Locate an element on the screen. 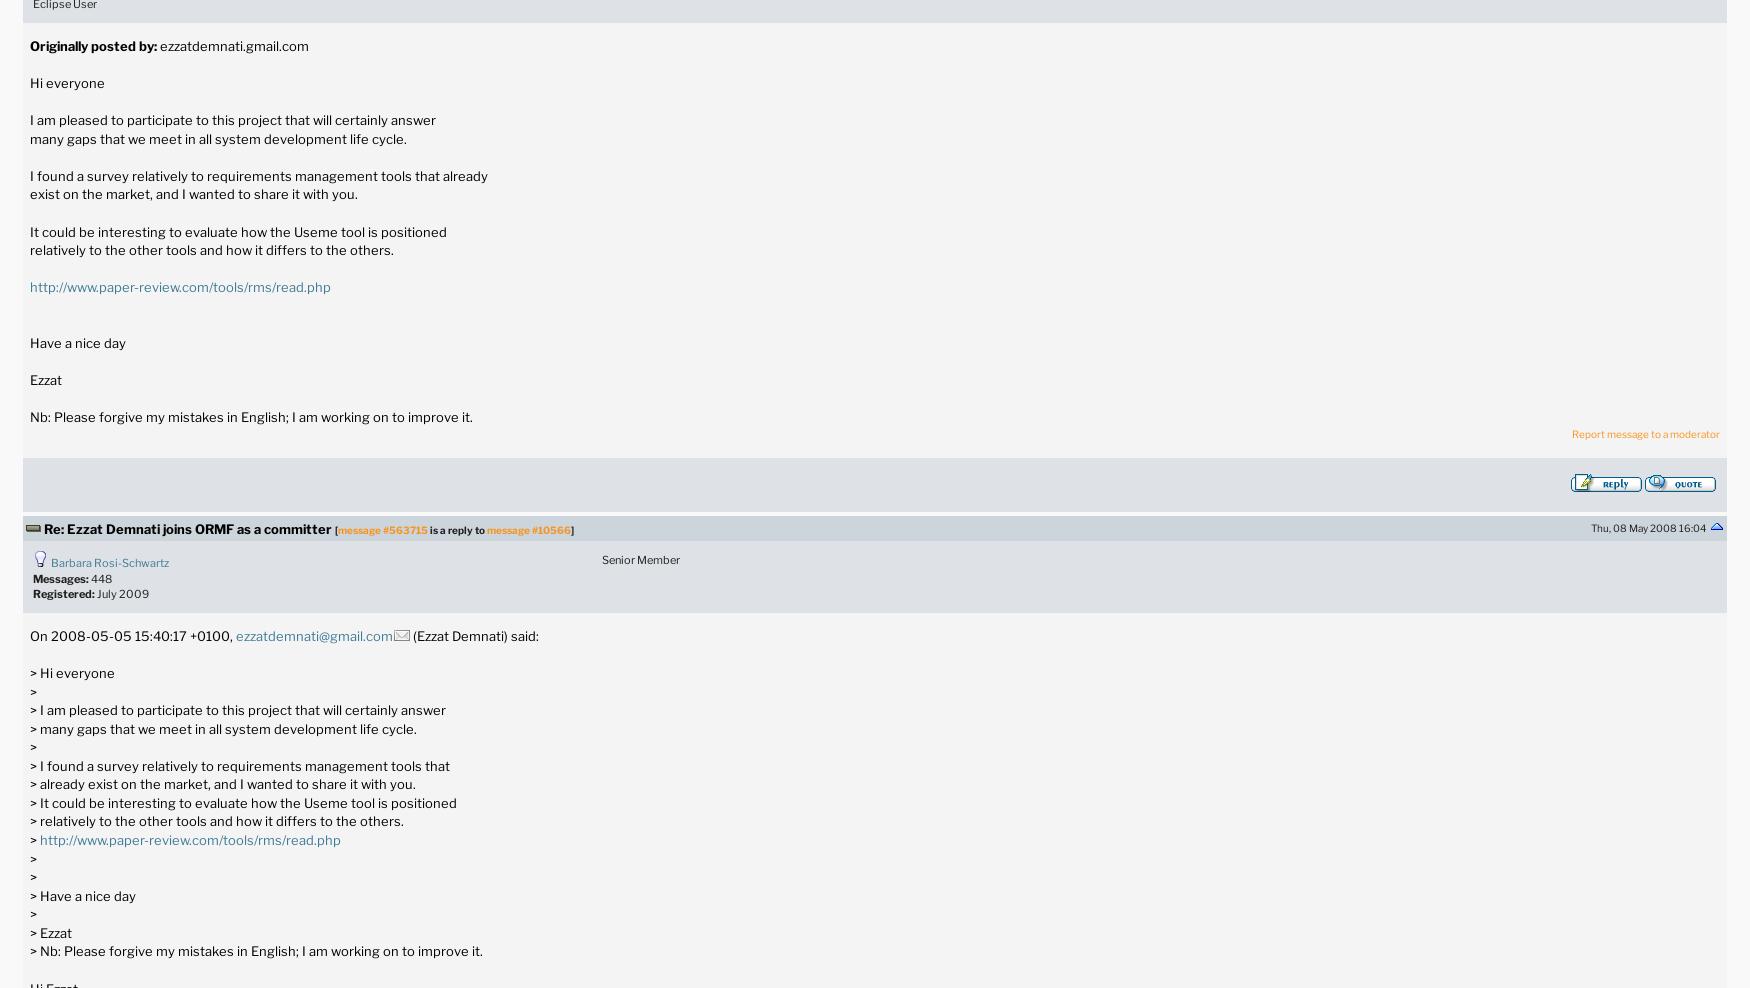  '> Nb: Please forgive my mistakes in English; I am working on to improve it.' is located at coordinates (254, 951).